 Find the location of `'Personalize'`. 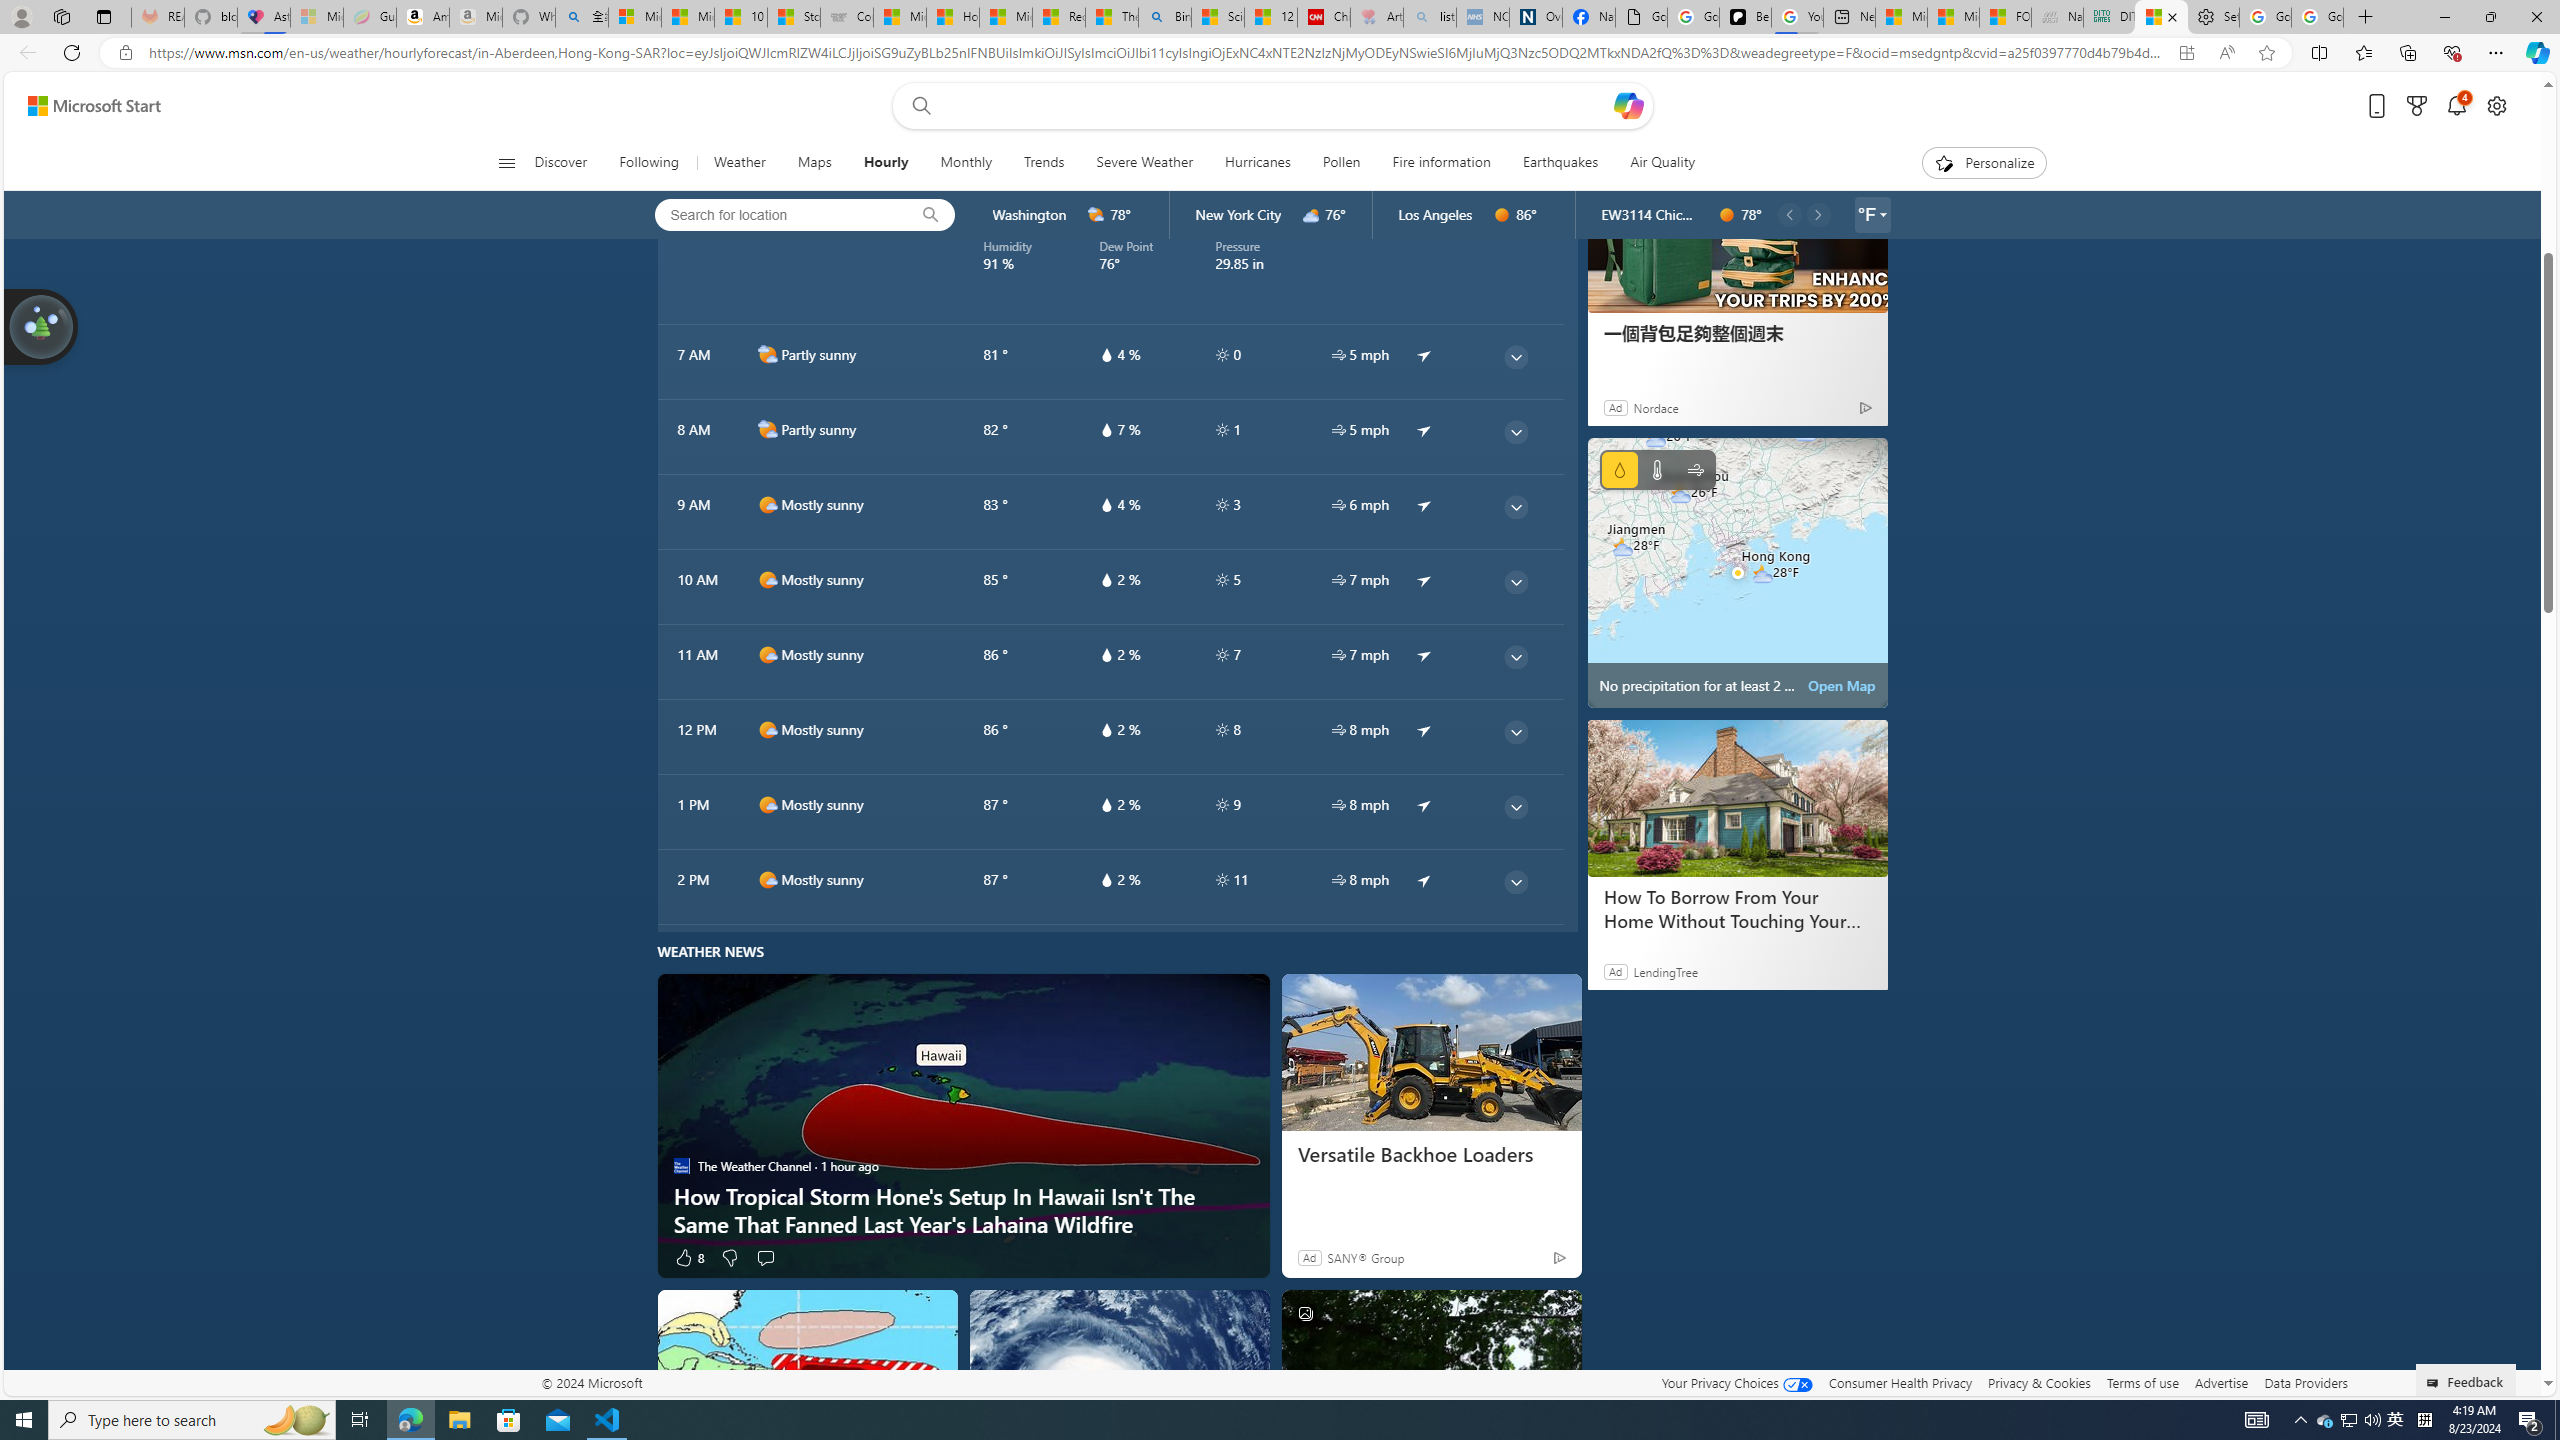

'Personalize' is located at coordinates (1984, 162).